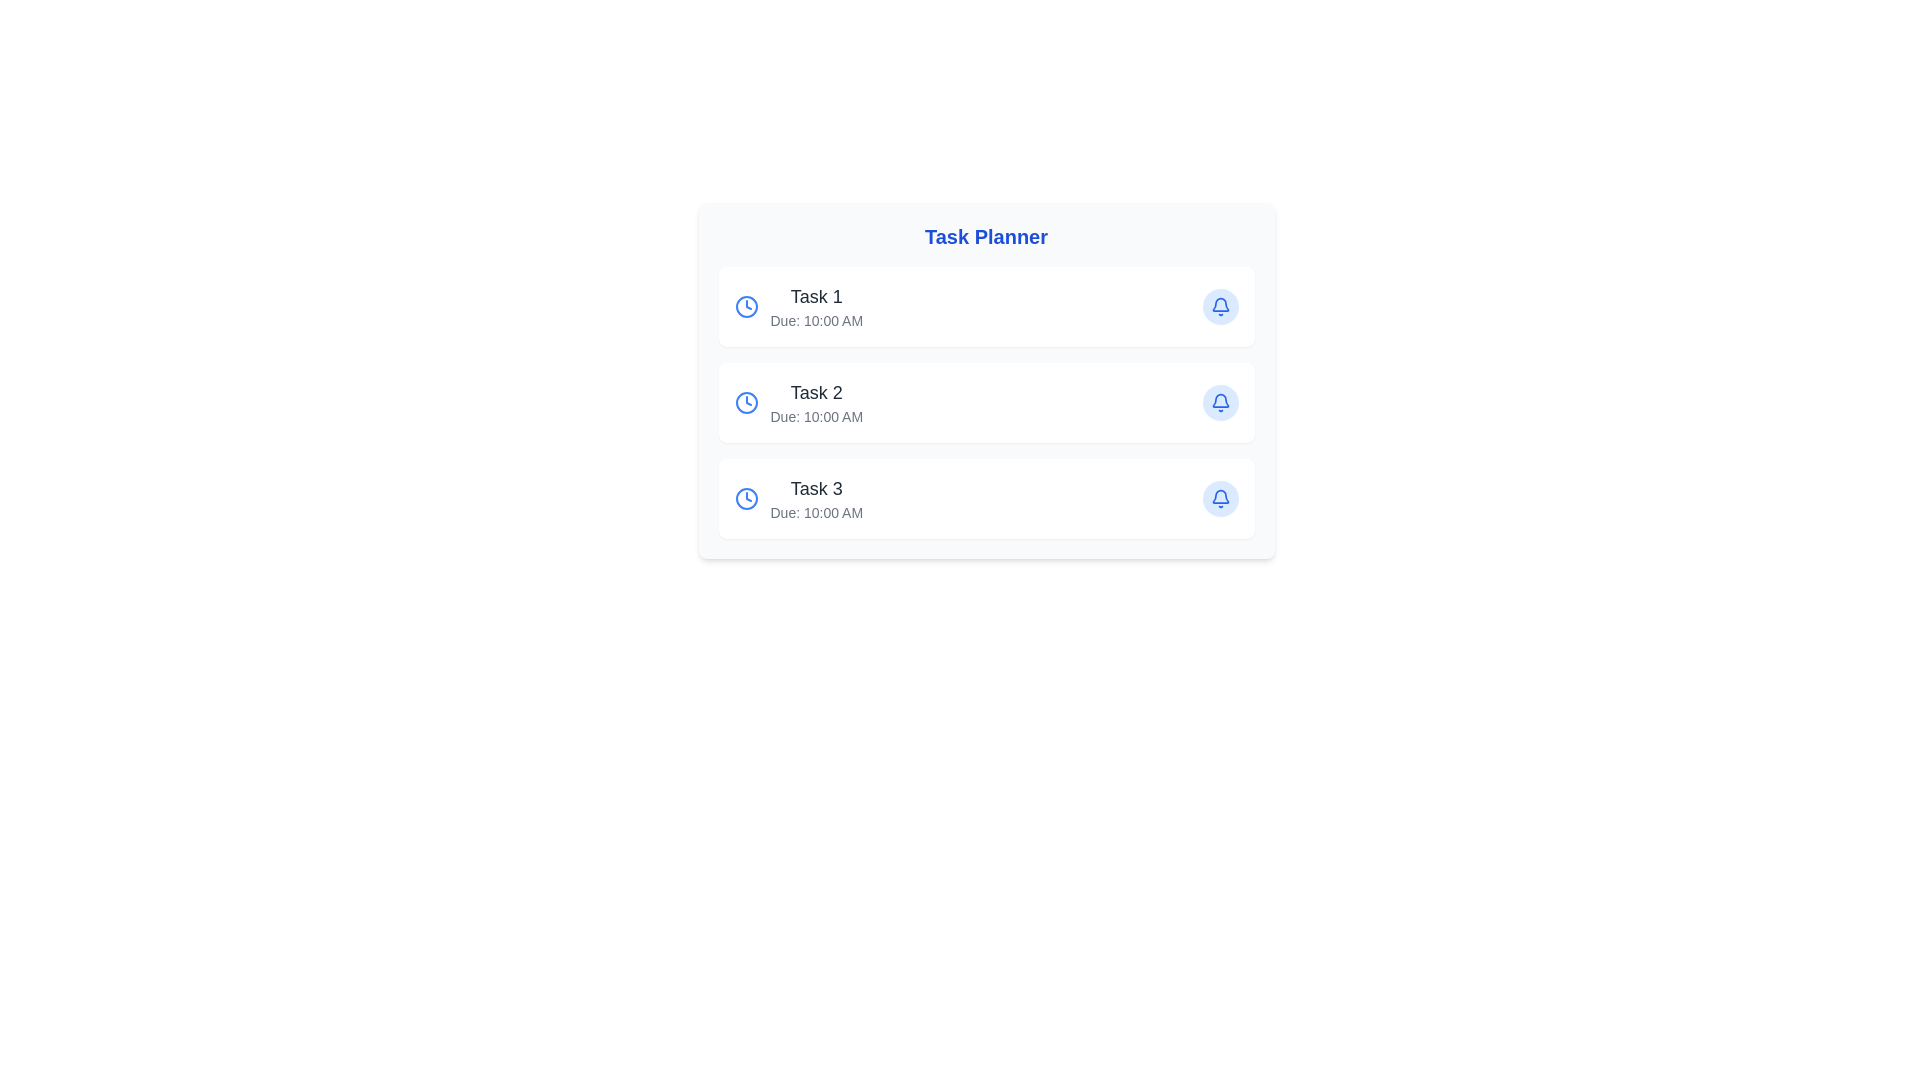 The height and width of the screenshot is (1080, 1920). What do you see at coordinates (816, 402) in the screenshot?
I see `task title 'Task 2' and the due time 'Due: 10:00 AM' from the text display located in the vertical task list panel, positioned below 'Task 1' and above 'Task 3'` at bounding box center [816, 402].